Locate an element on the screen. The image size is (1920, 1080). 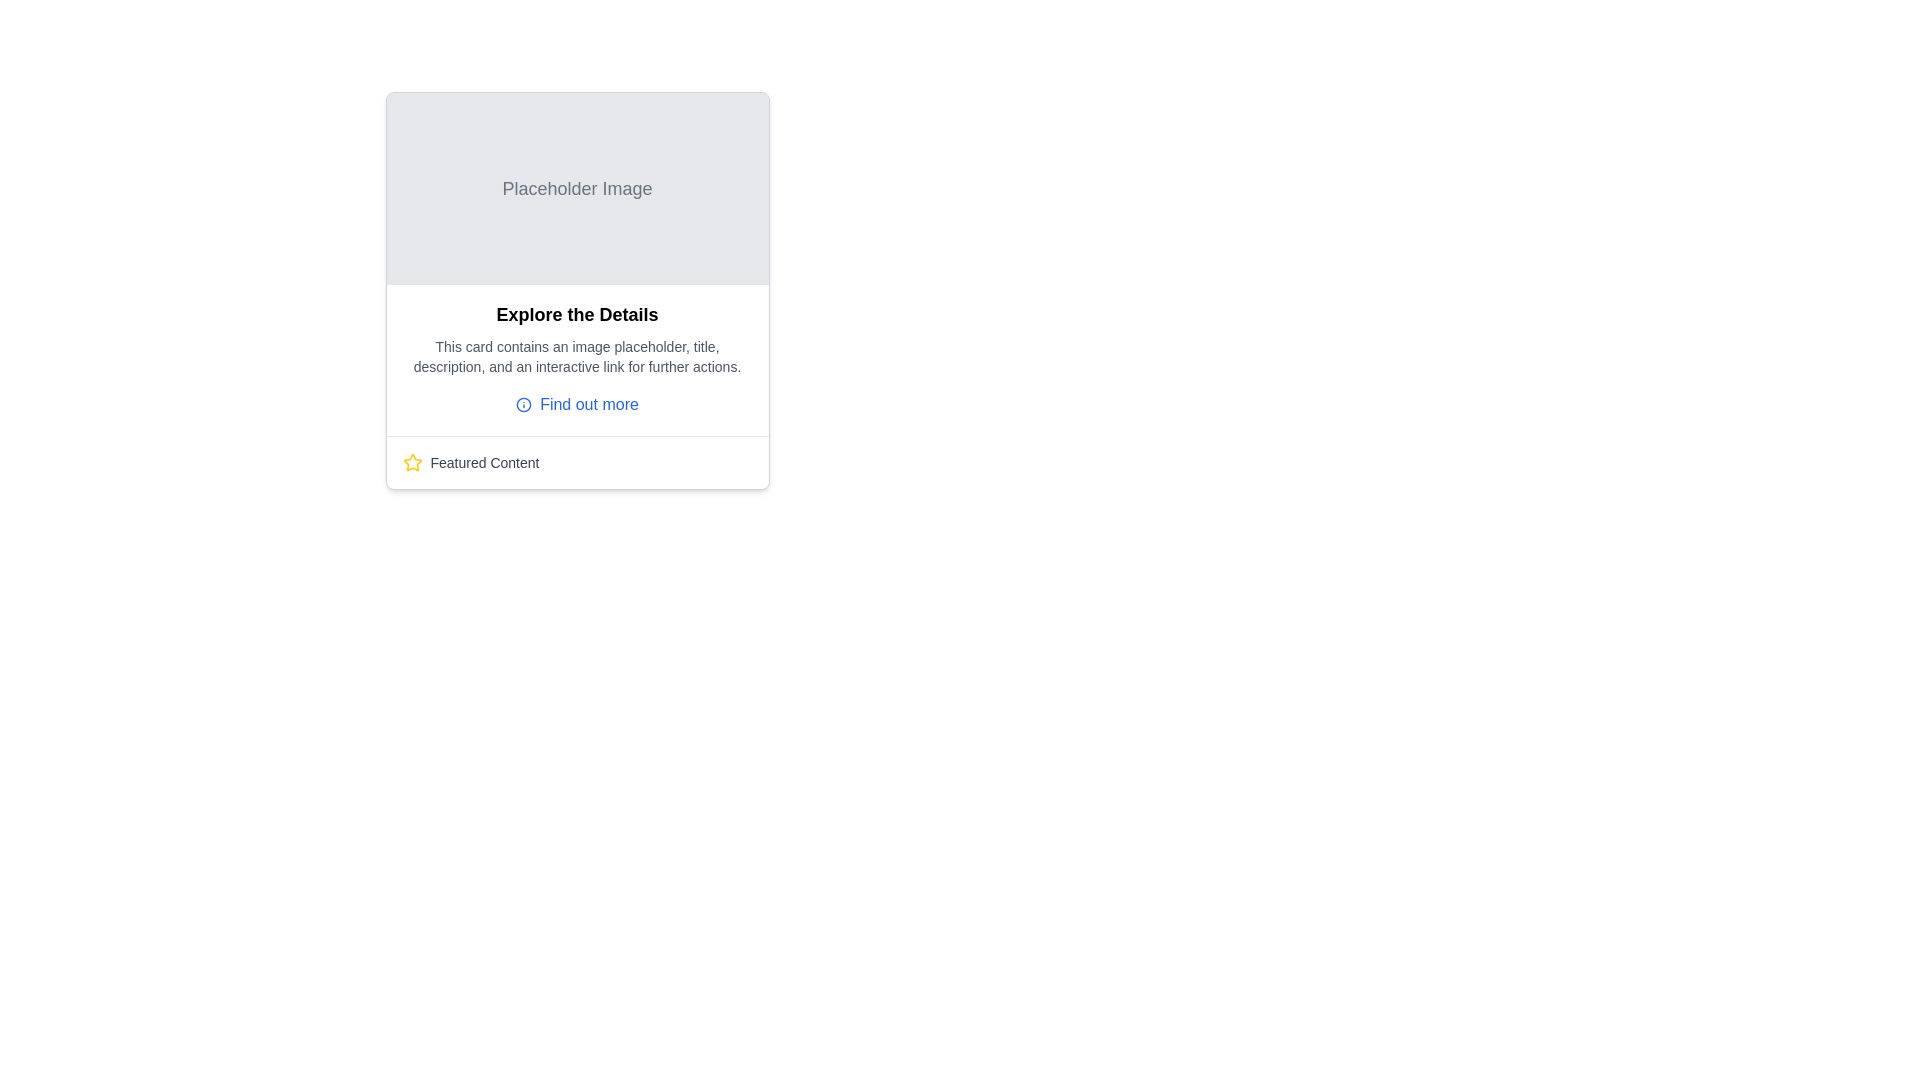
the informational icon located to the left of the 'Find out more' link, positioned in the lower part of the card near the center is located at coordinates (524, 405).